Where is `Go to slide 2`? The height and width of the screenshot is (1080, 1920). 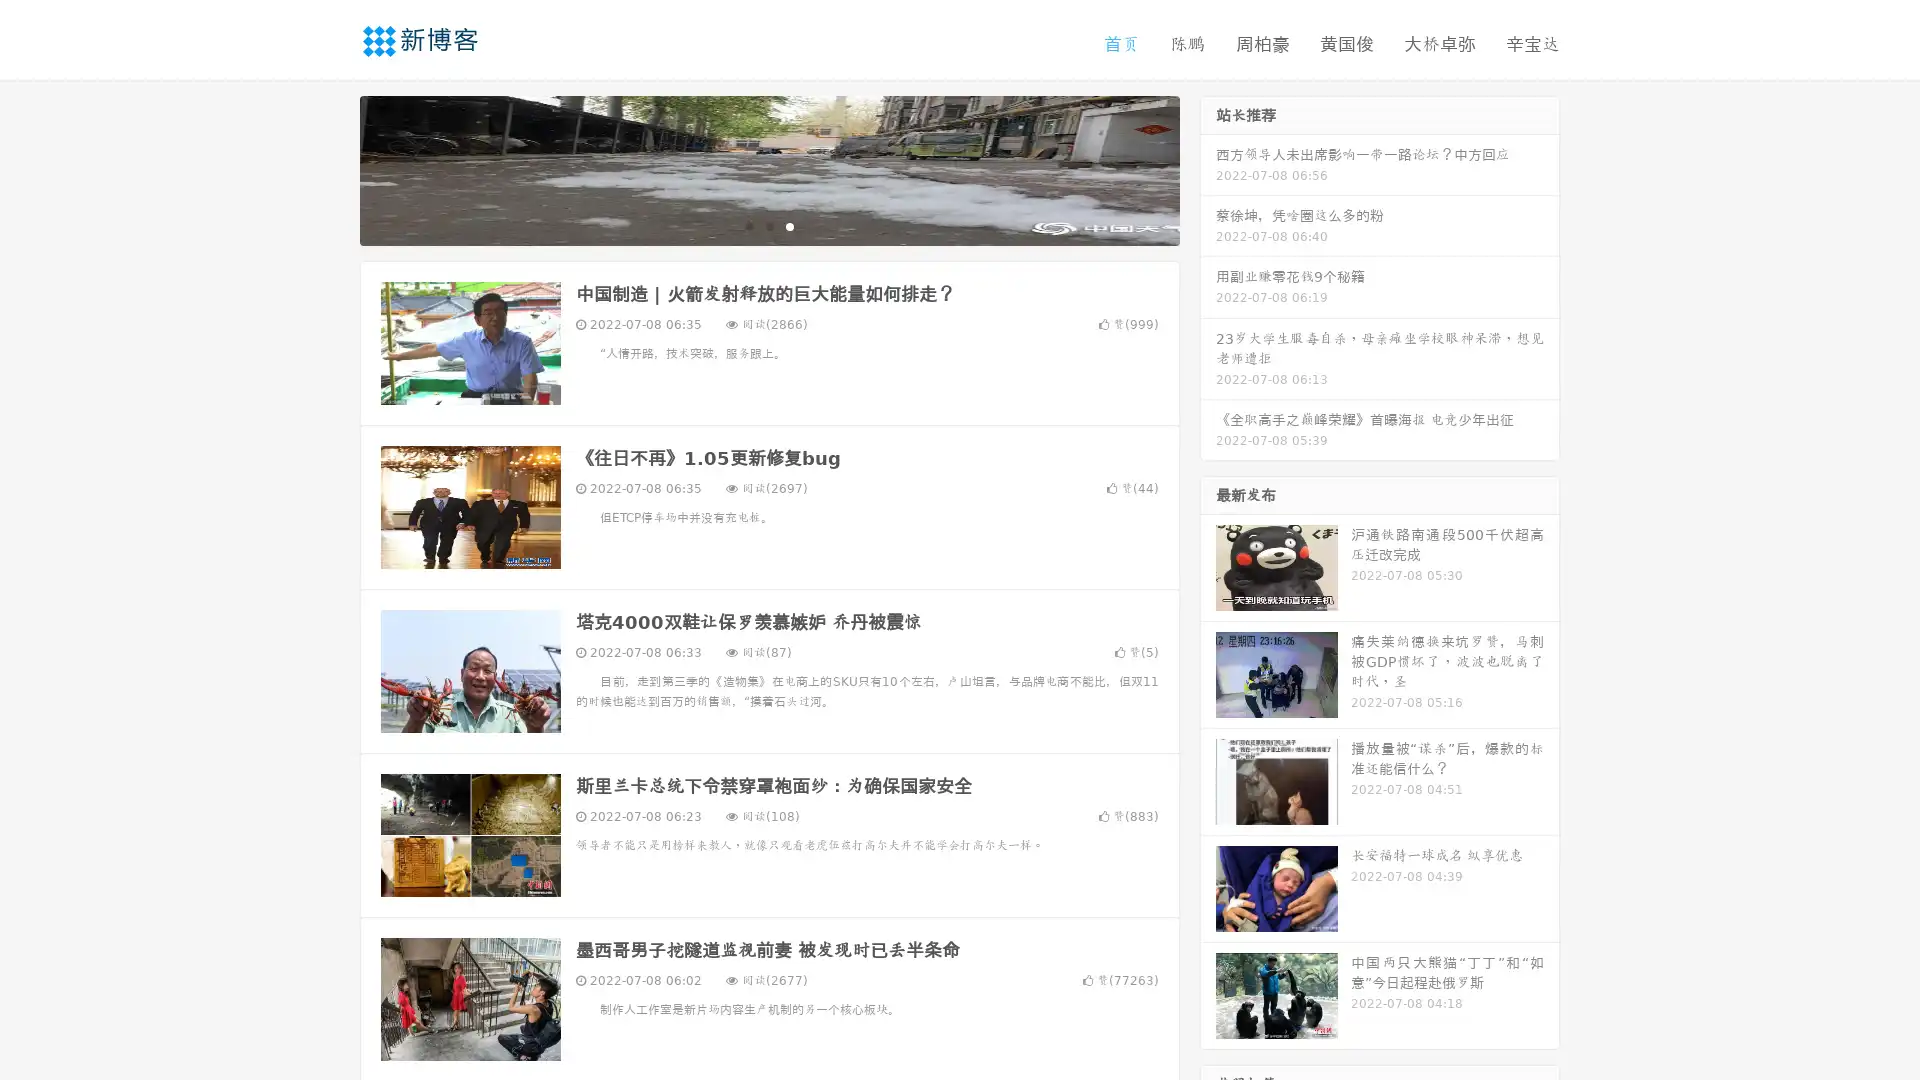
Go to slide 2 is located at coordinates (768, 225).